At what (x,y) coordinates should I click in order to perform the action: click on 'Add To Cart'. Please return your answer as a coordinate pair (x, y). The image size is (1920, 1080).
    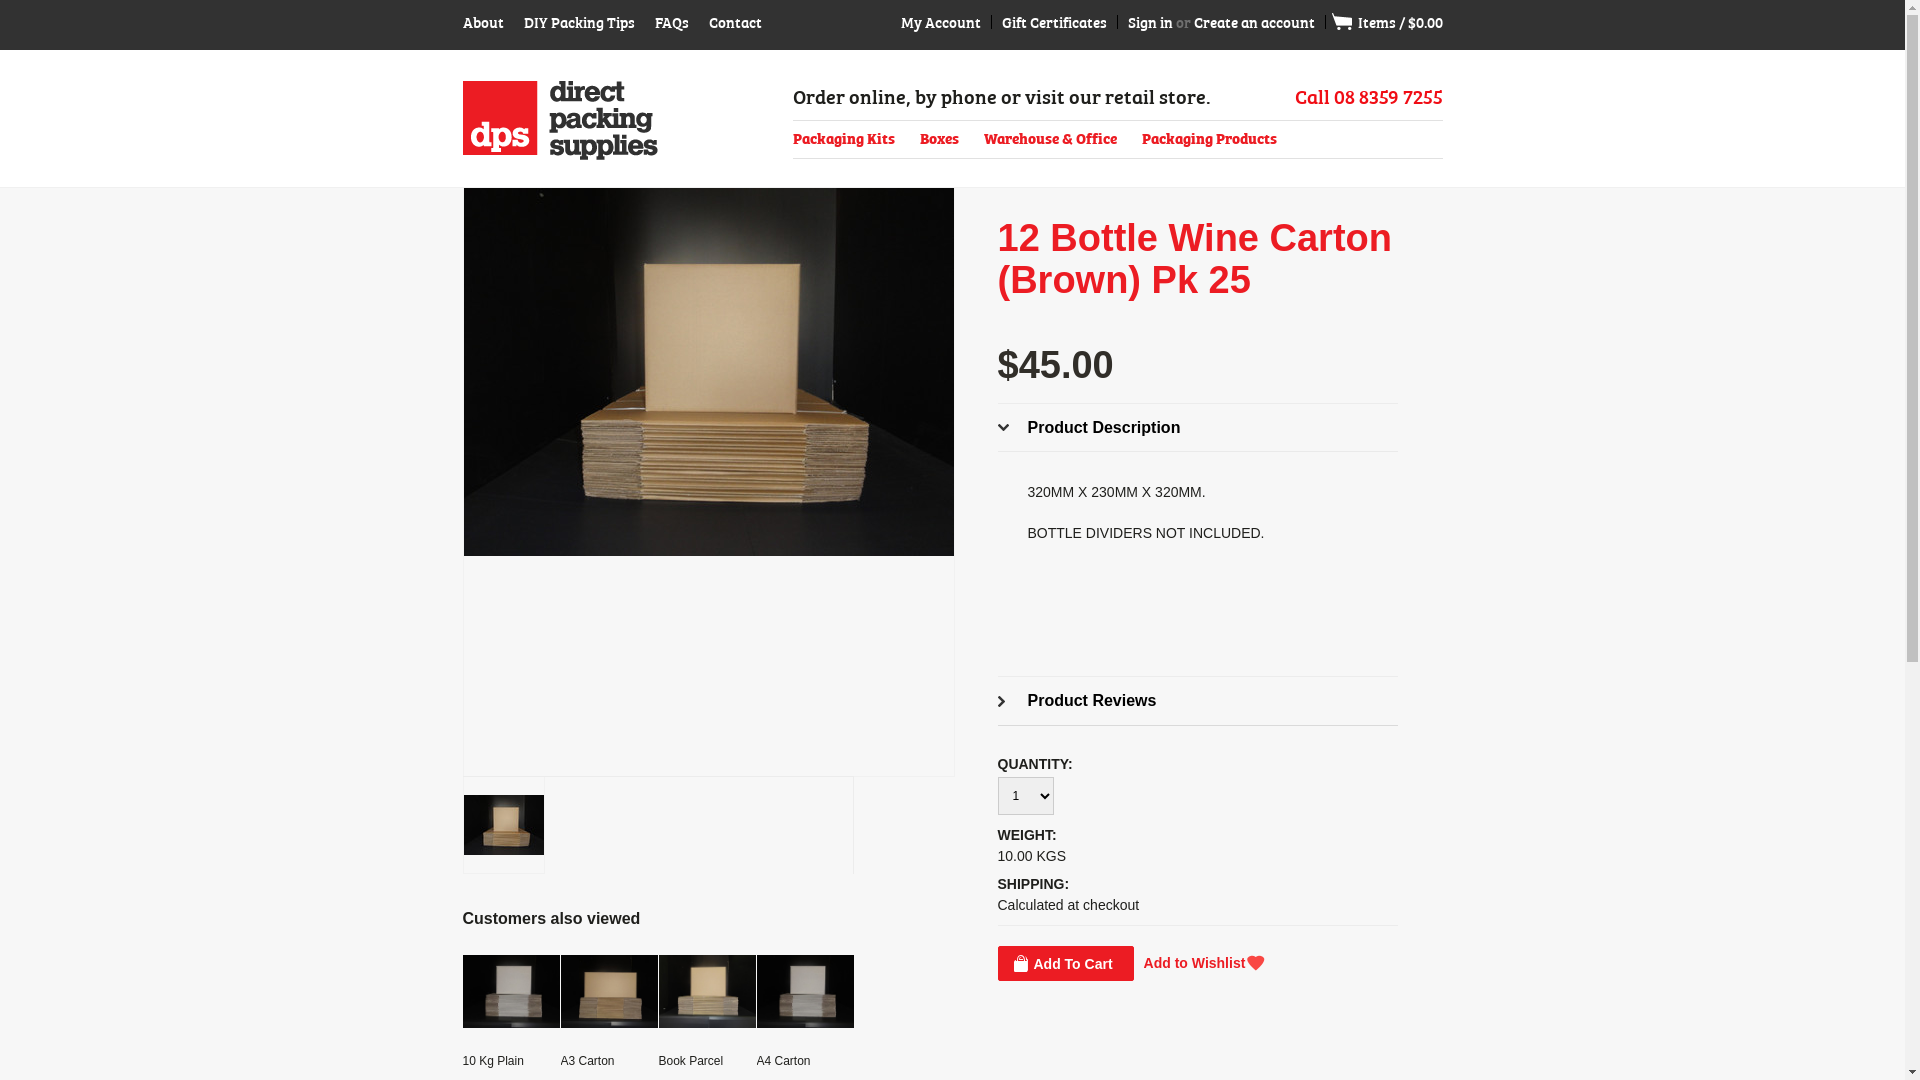
    Looking at the image, I should click on (1064, 962).